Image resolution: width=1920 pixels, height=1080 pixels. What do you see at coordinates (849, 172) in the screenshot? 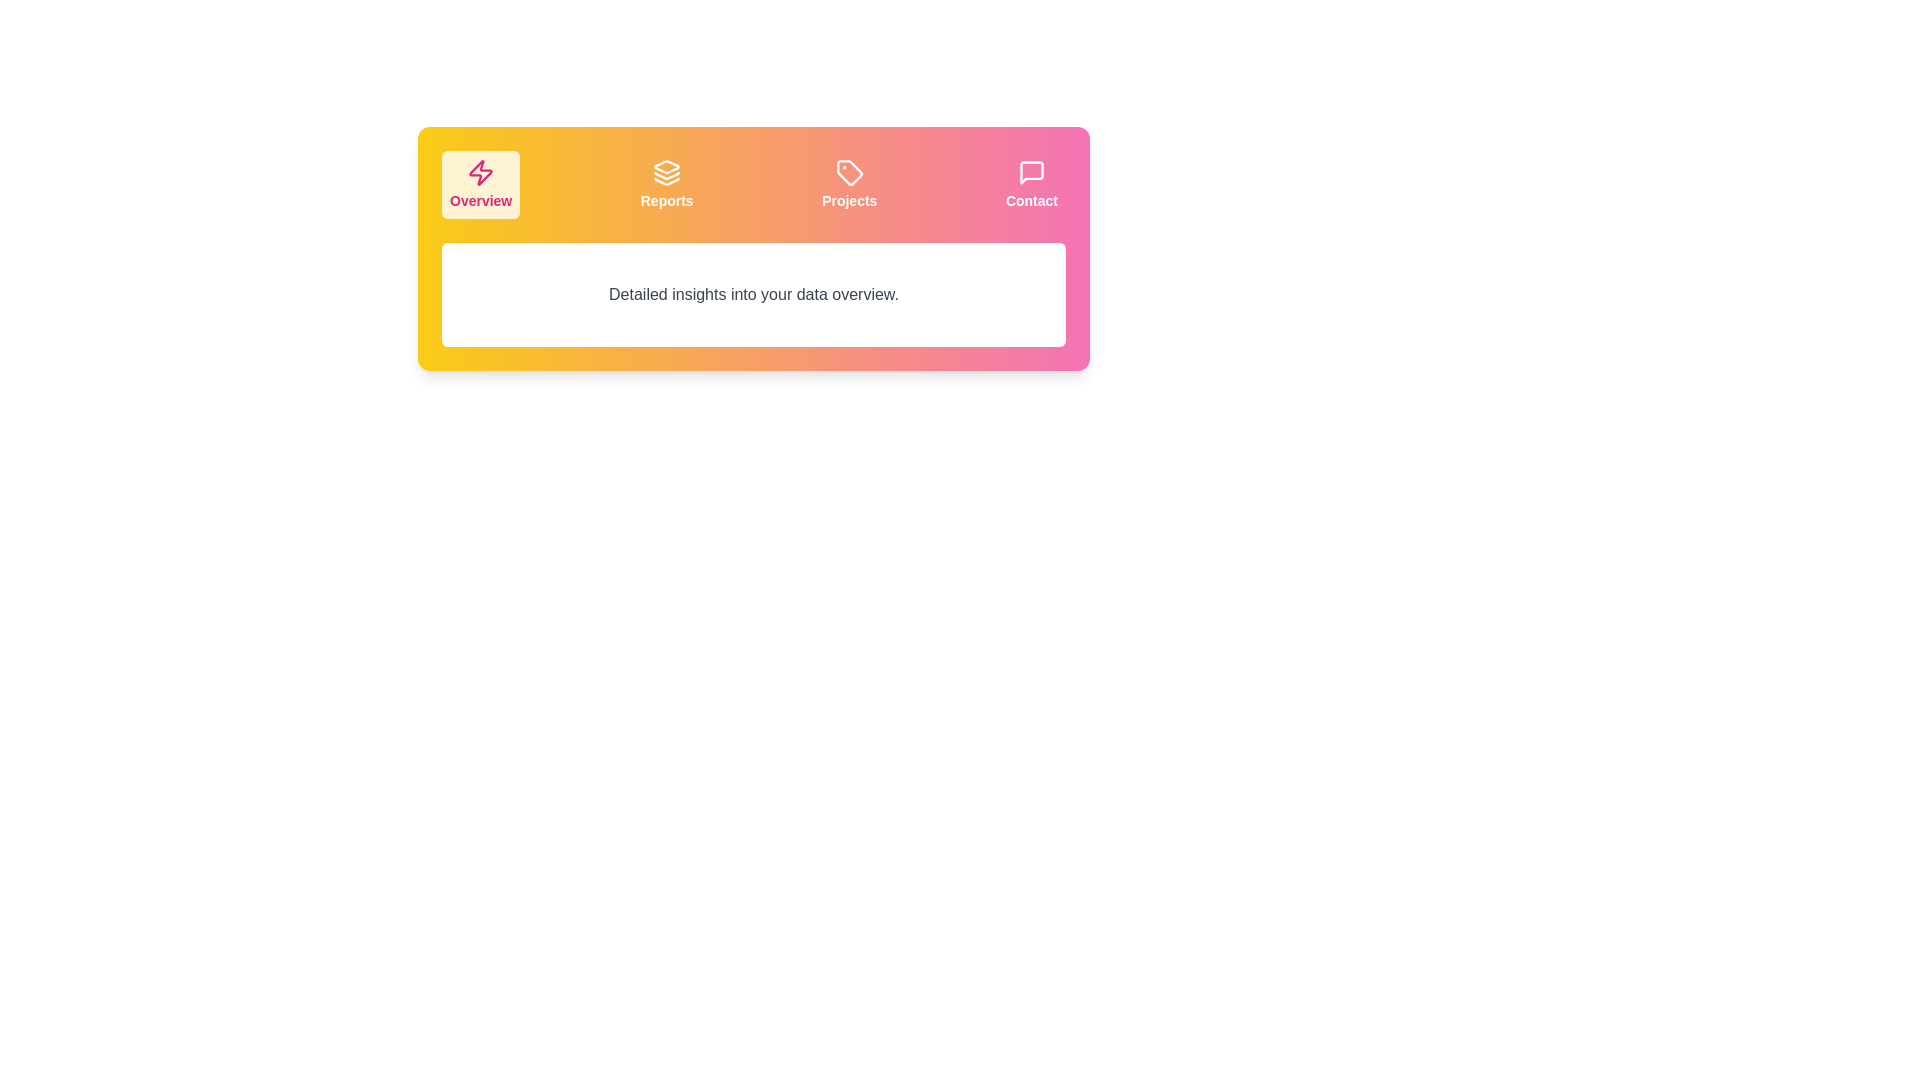
I see `the 'Projects' icon in the menu, which is a tag-shaped icon with a hollow central circle and is positioned above the bold 'Projects' label` at bounding box center [849, 172].